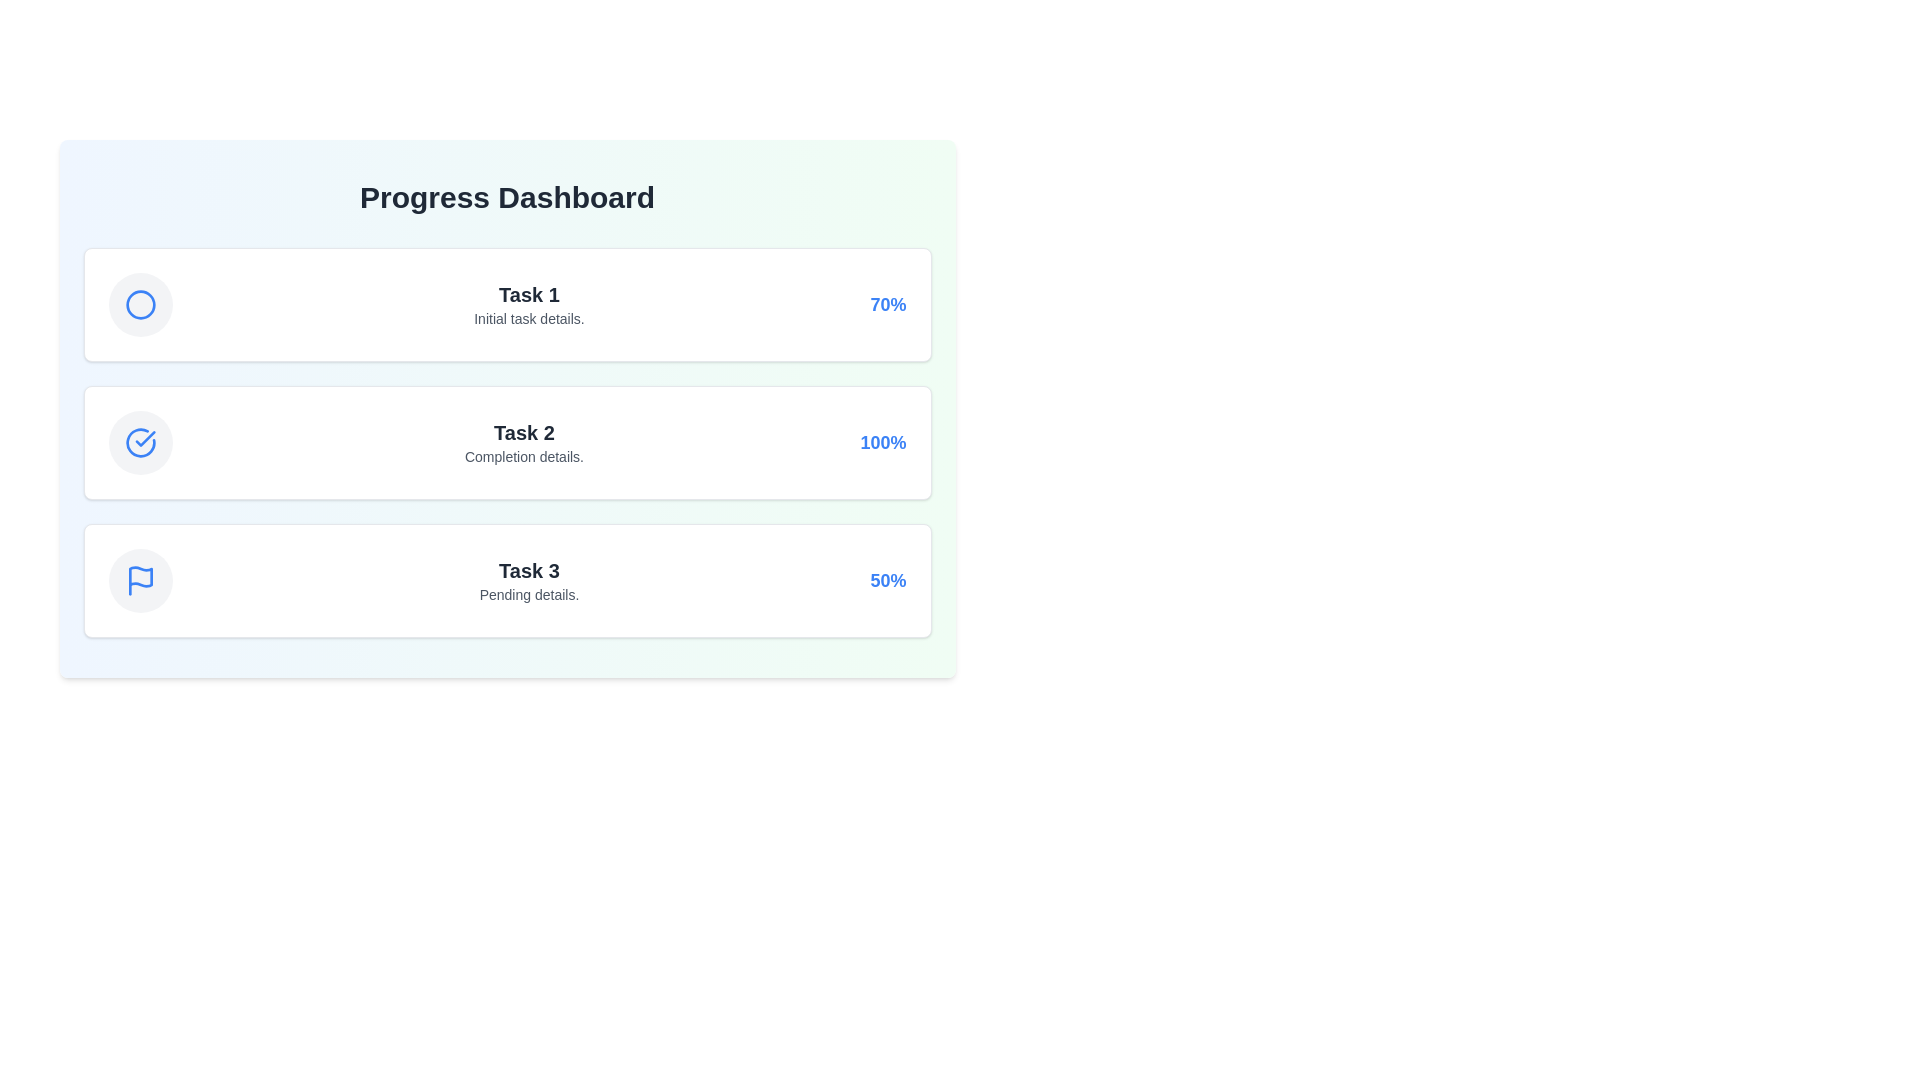 The image size is (1920, 1080). Describe the element at coordinates (507, 442) in the screenshot. I see `a task card in the 'Progress Dashboard'` at that location.